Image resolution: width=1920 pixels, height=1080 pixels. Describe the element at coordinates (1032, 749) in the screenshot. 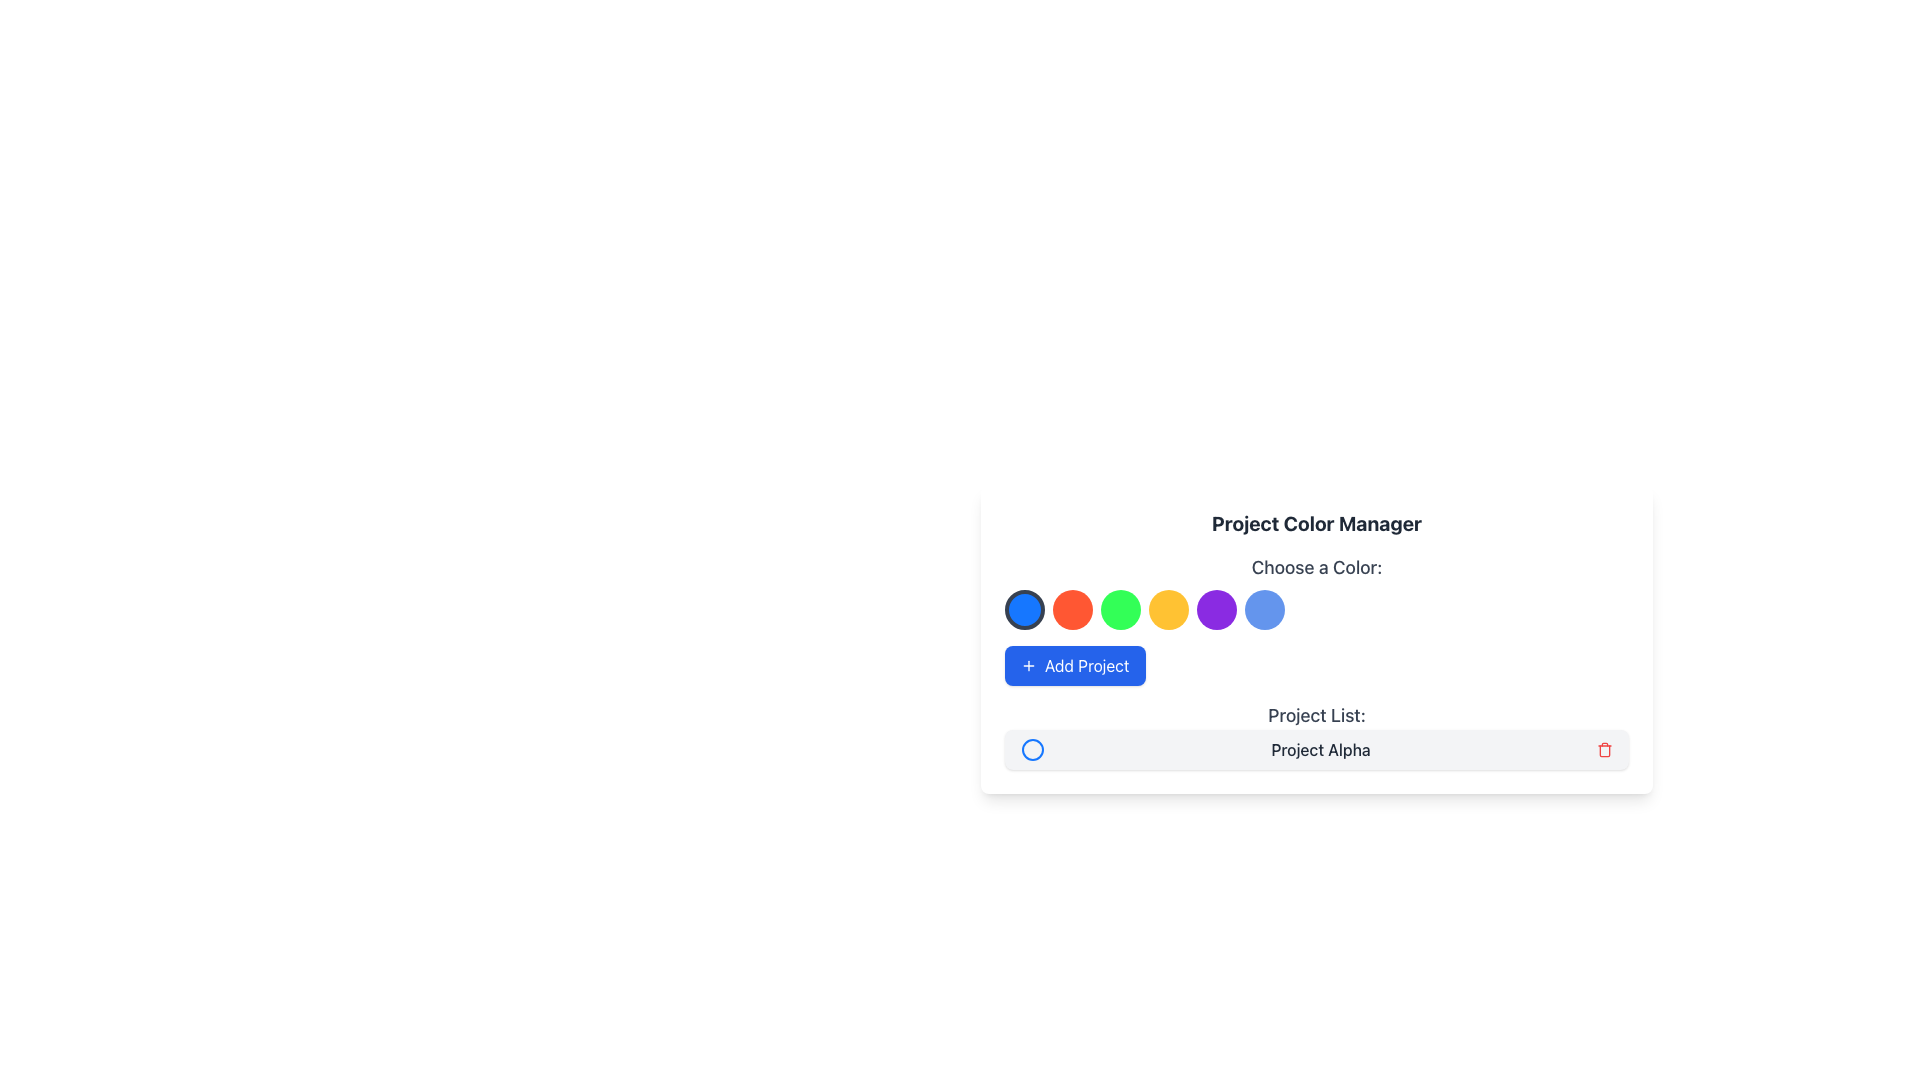

I see `the status indicator icon for the 'Project Alpha' entry in the project list` at that location.